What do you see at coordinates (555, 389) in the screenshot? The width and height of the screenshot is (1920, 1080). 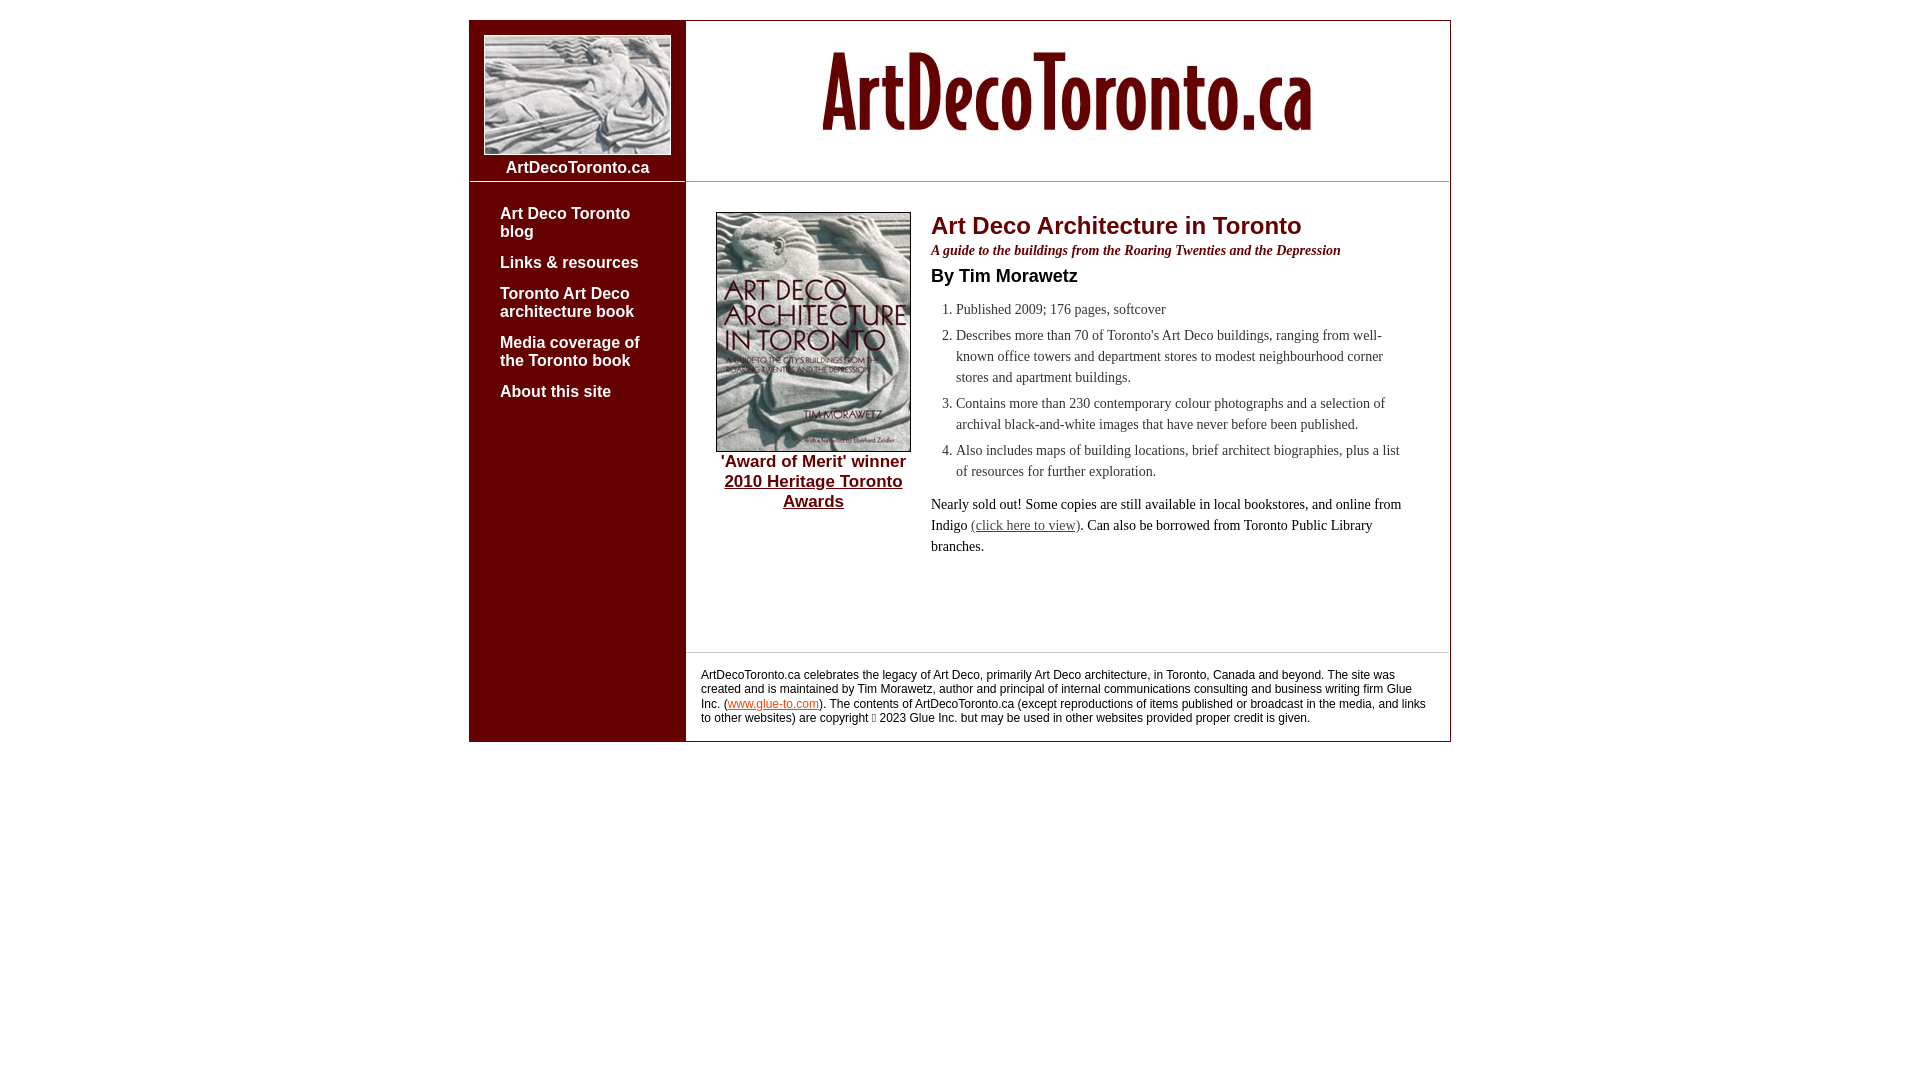 I see `'About this site'` at bounding box center [555, 389].